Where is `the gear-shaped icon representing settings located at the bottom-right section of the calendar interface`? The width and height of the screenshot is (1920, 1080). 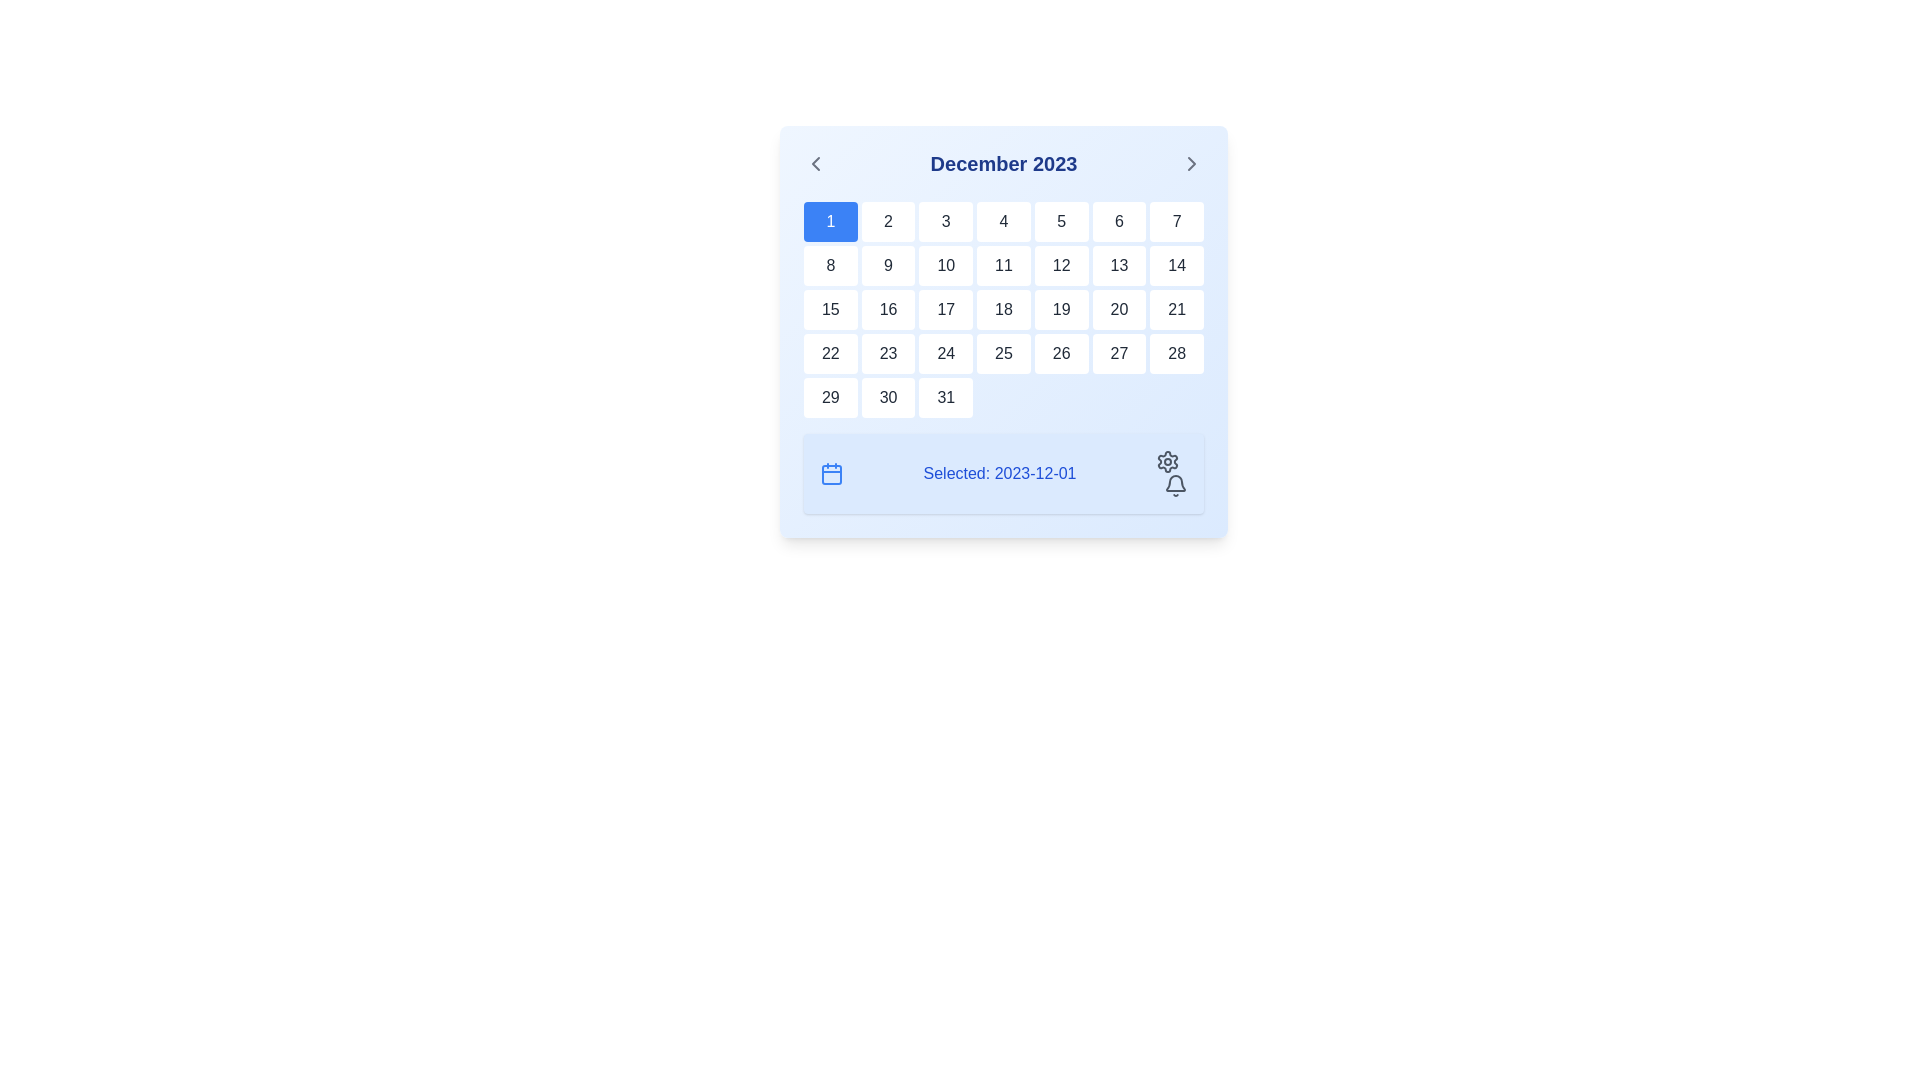 the gear-shaped icon representing settings located at the bottom-right section of the calendar interface is located at coordinates (1167, 462).